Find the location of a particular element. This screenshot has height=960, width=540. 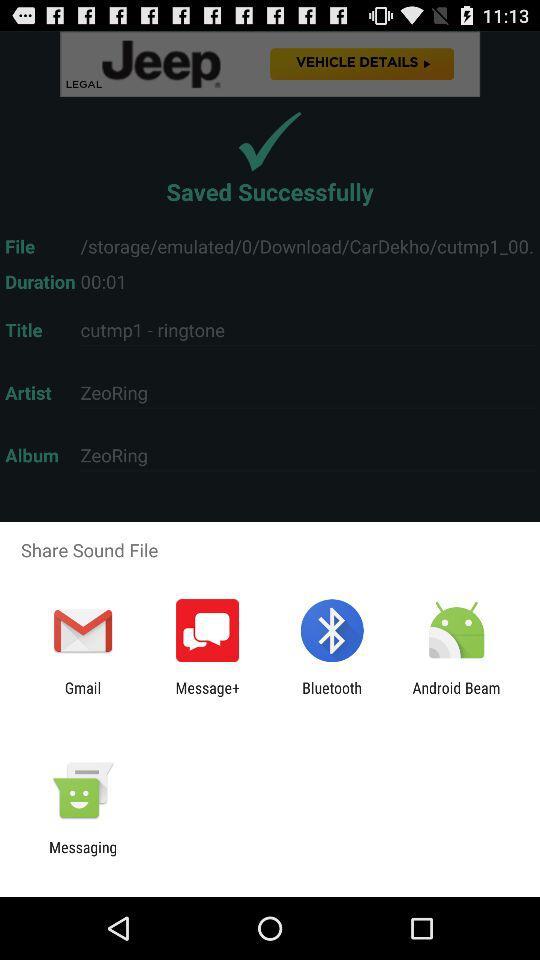

the item next to the bluetooth item is located at coordinates (456, 696).